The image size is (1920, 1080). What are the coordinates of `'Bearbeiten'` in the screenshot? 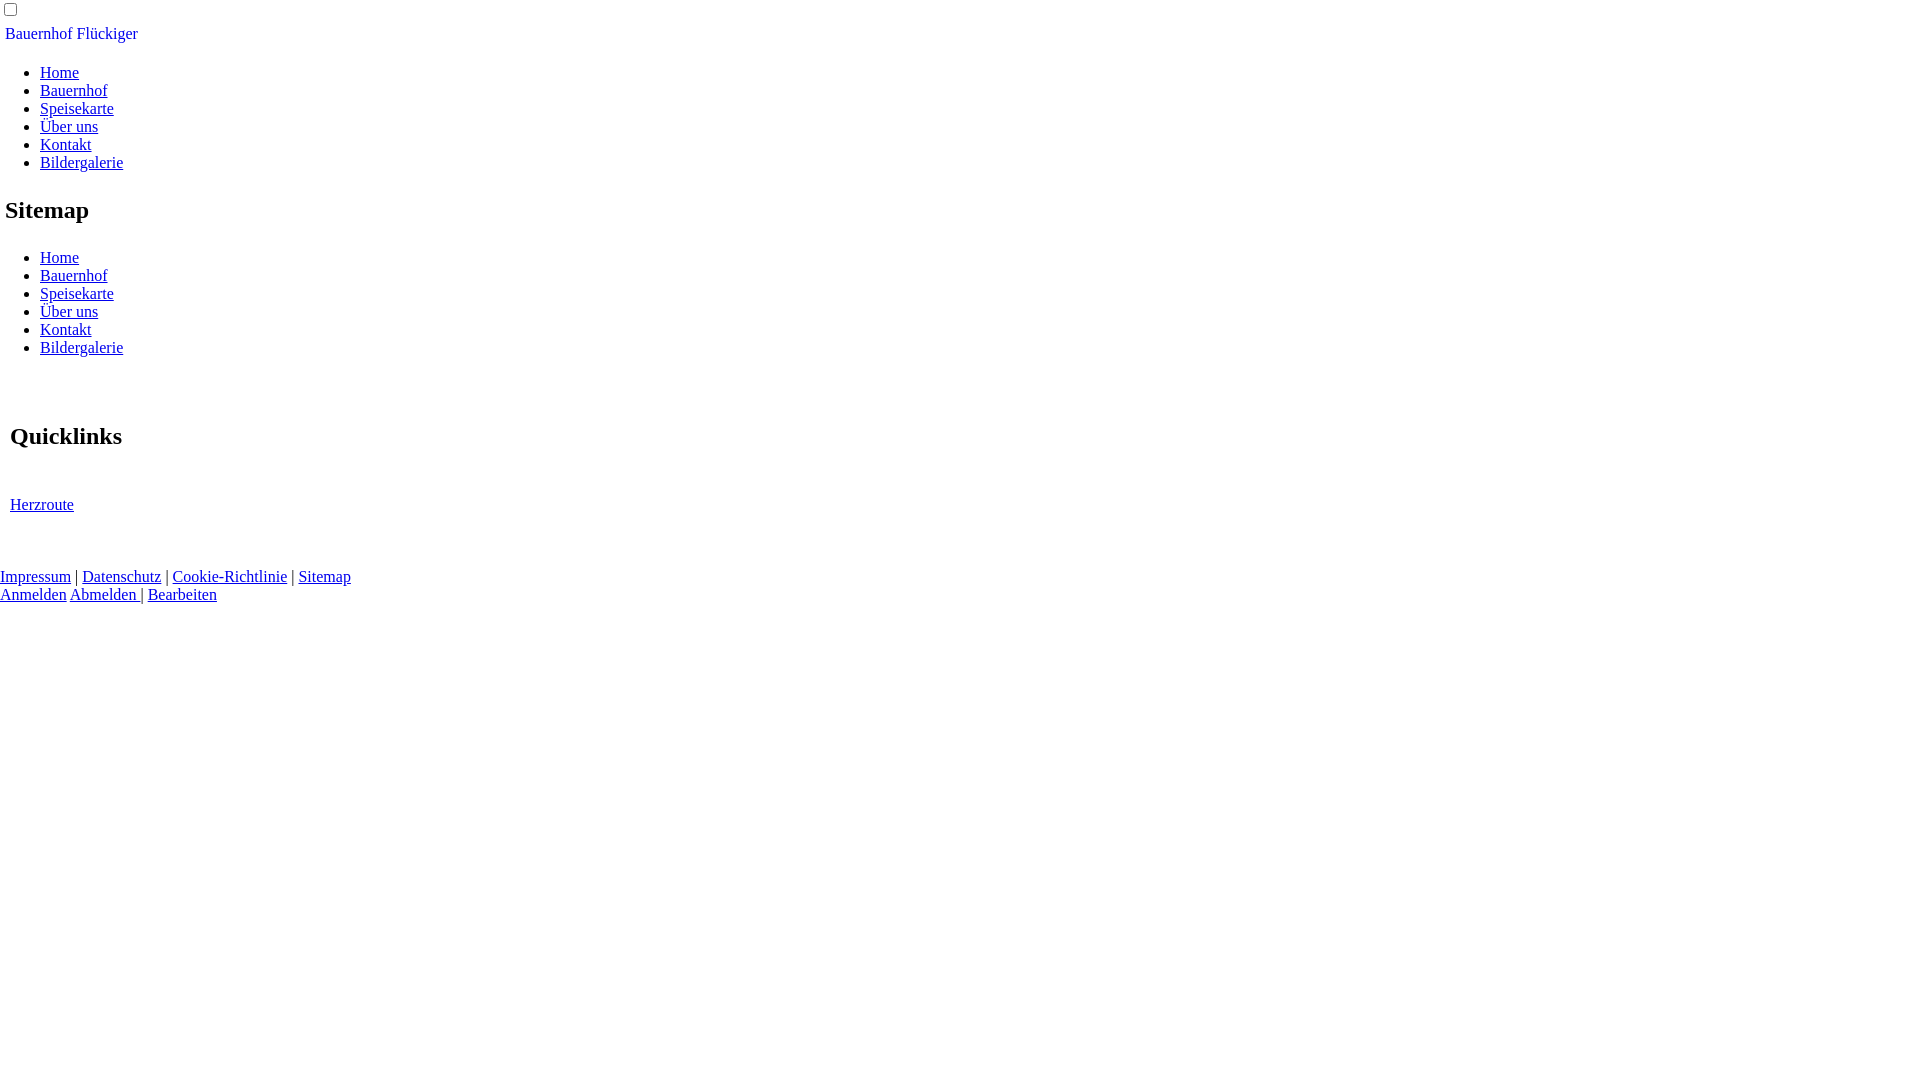 It's located at (182, 593).